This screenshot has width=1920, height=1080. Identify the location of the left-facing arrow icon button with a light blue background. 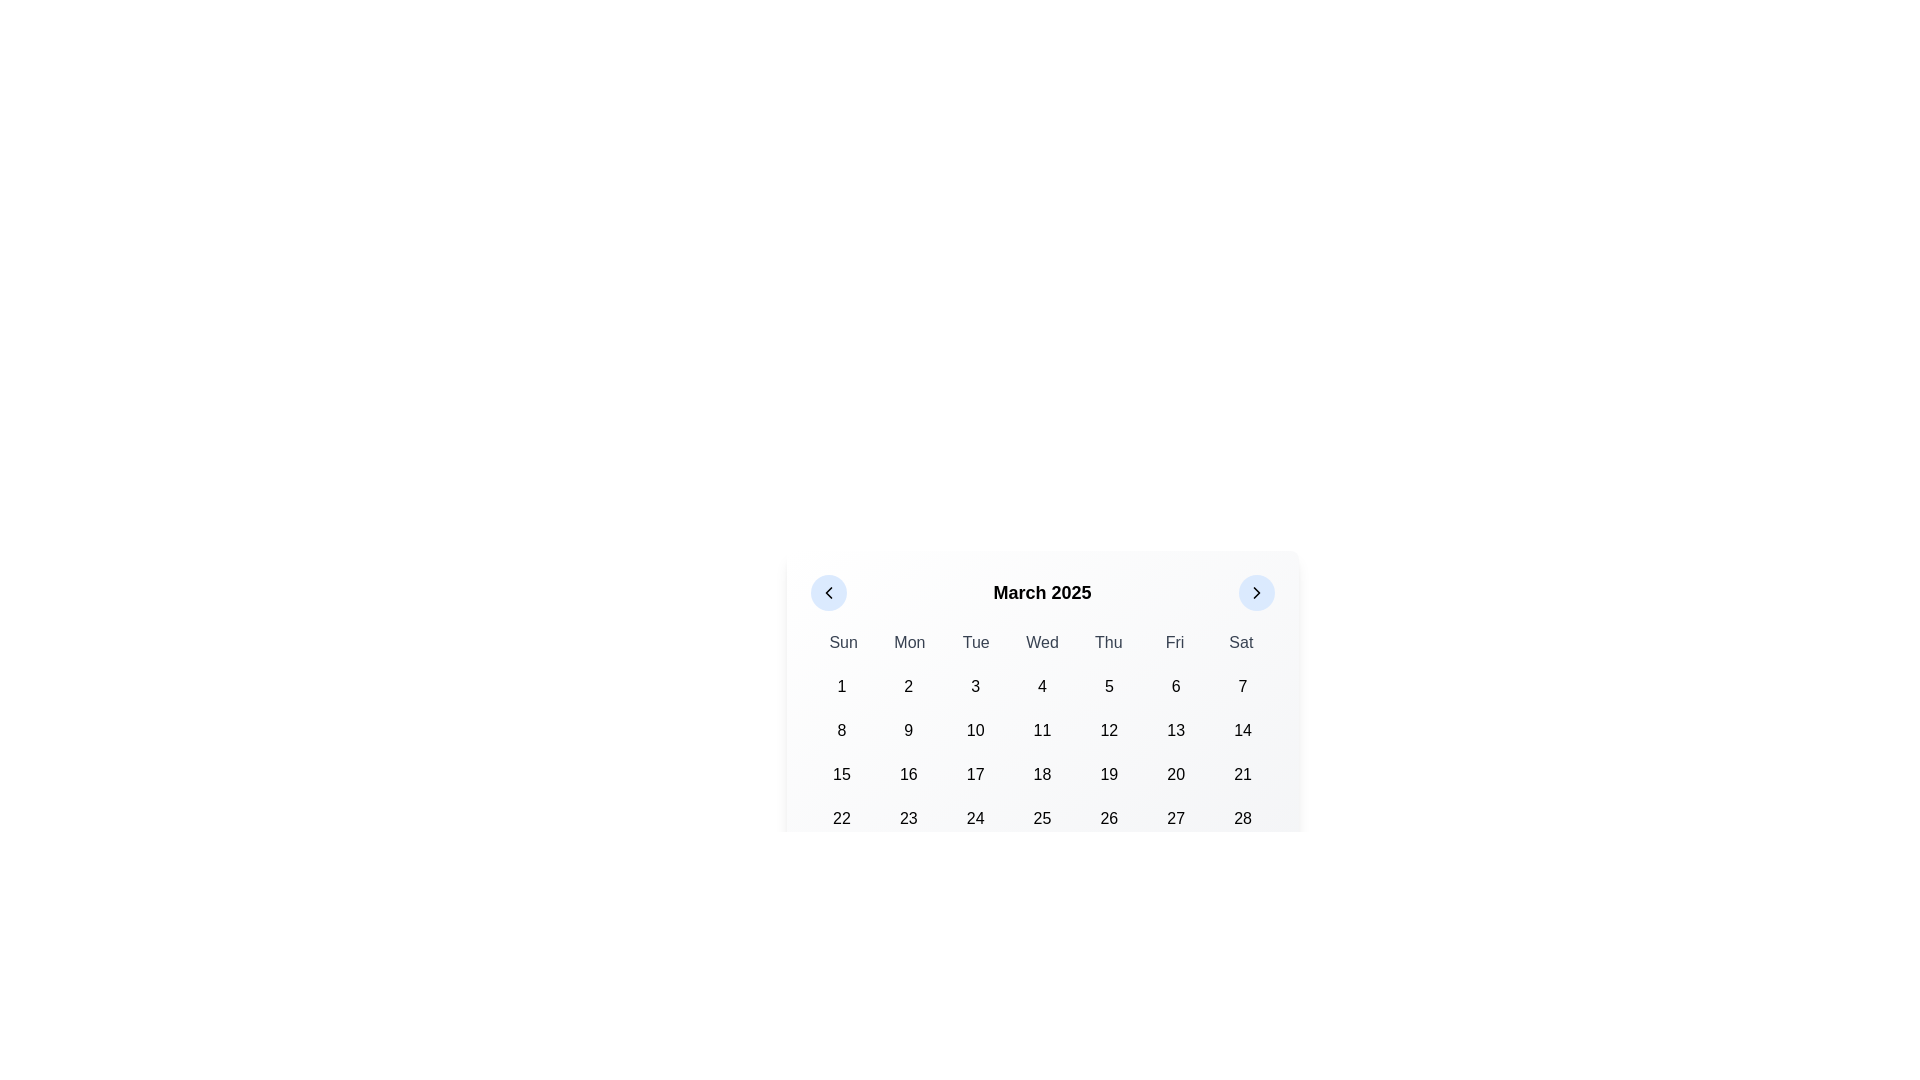
(828, 592).